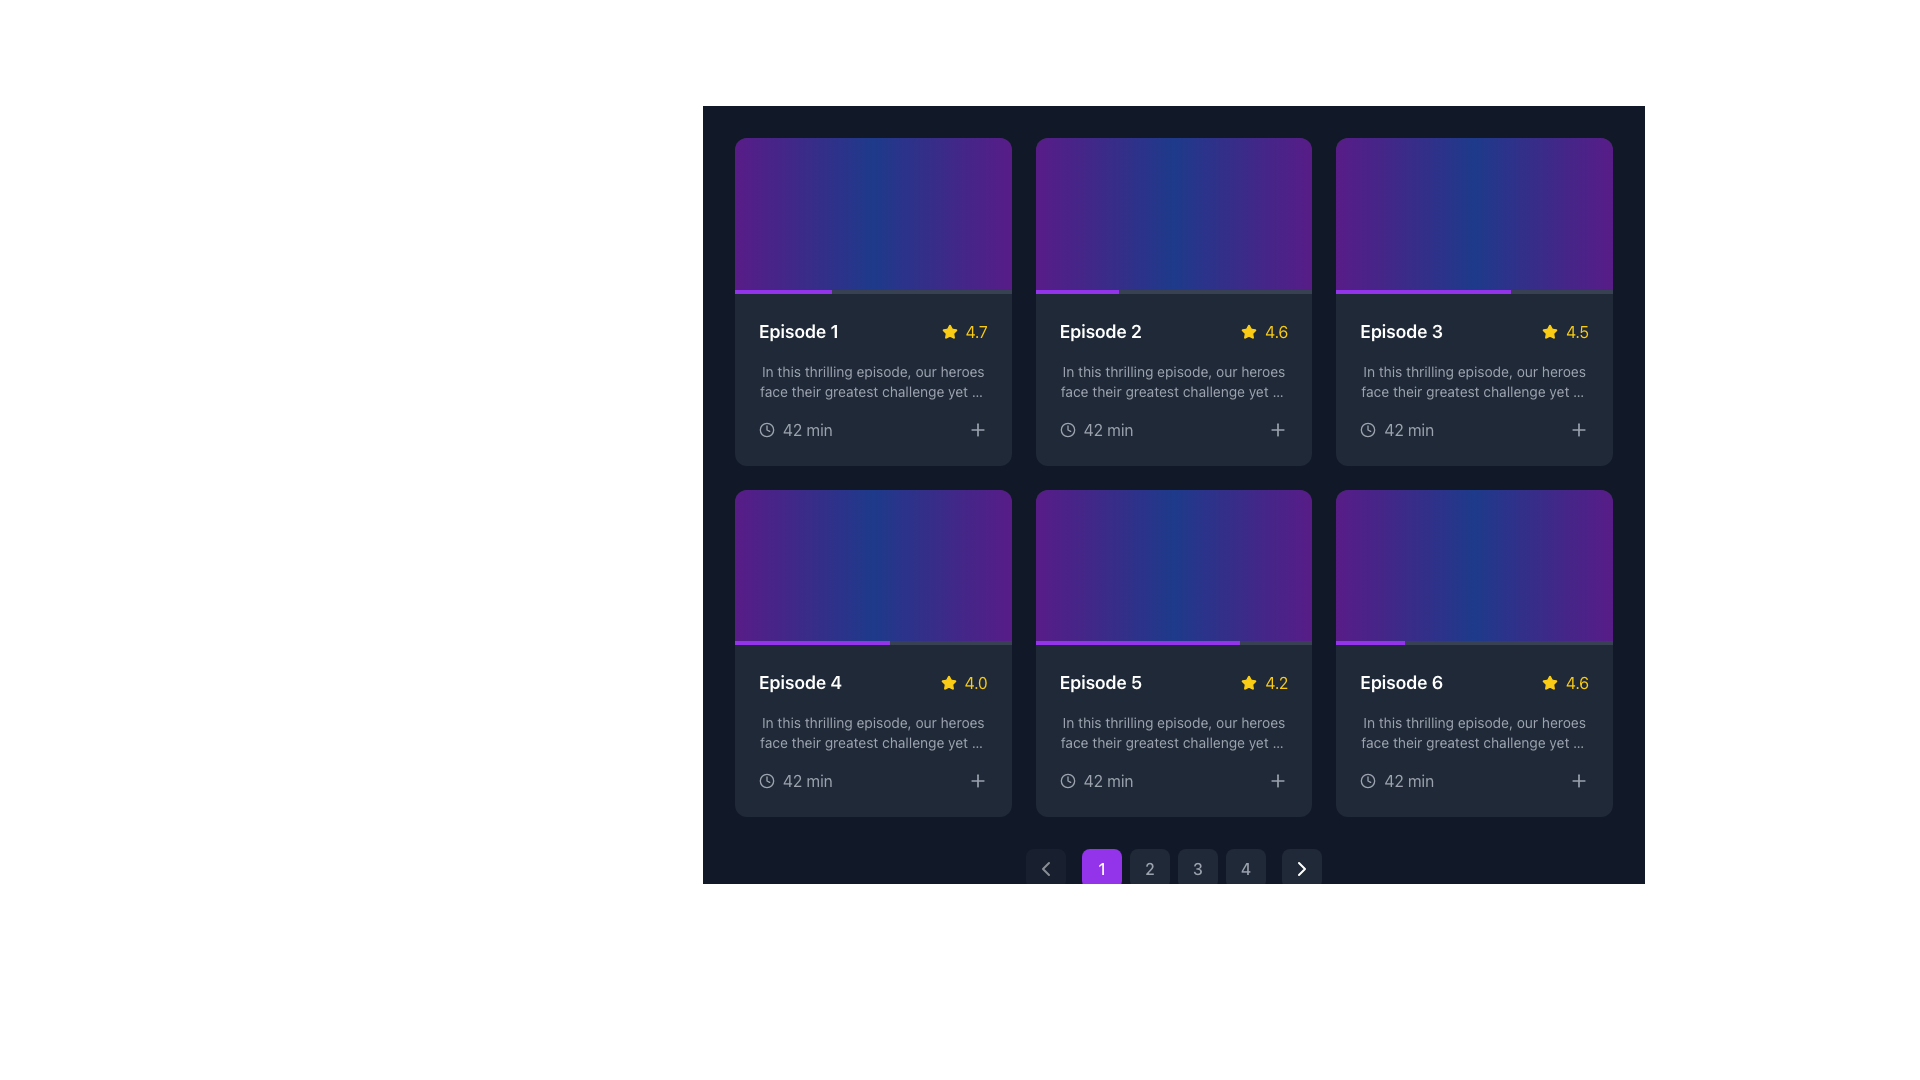 The image size is (1920, 1080). What do you see at coordinates (1174, 291) in the screenshot?
I see `progress bar located at the bottom edge of the card labeled 'Episode 2', which shows progress via the purple segment` at bounding box center [1174, 291].